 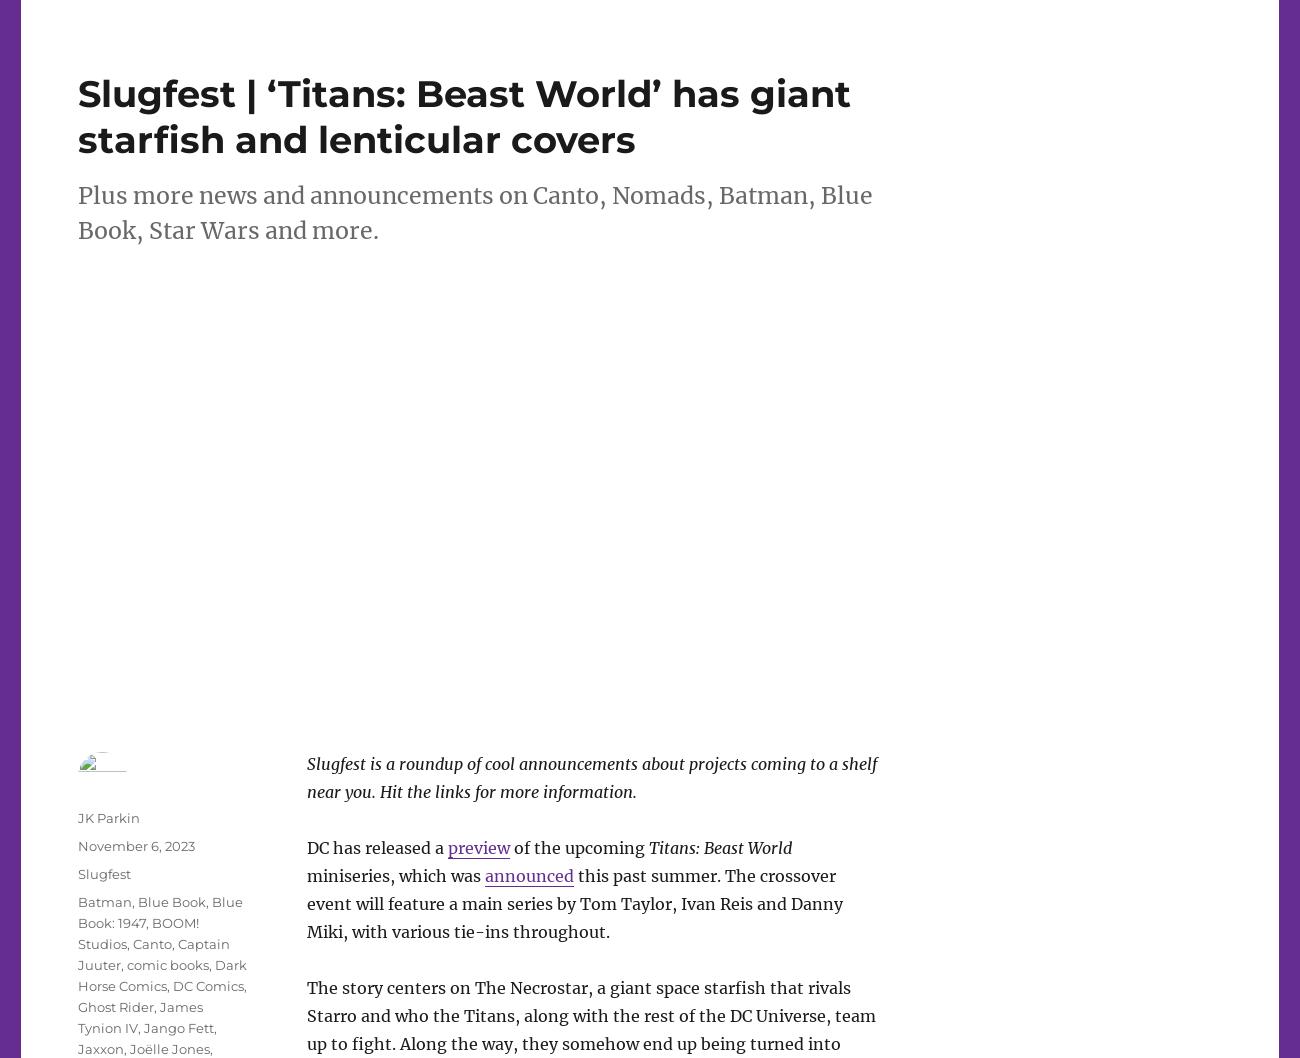 What do you see at coordinates (171, 902) in the screenshot?
I see `'Blue Book'` at bounding box center [171, 902].